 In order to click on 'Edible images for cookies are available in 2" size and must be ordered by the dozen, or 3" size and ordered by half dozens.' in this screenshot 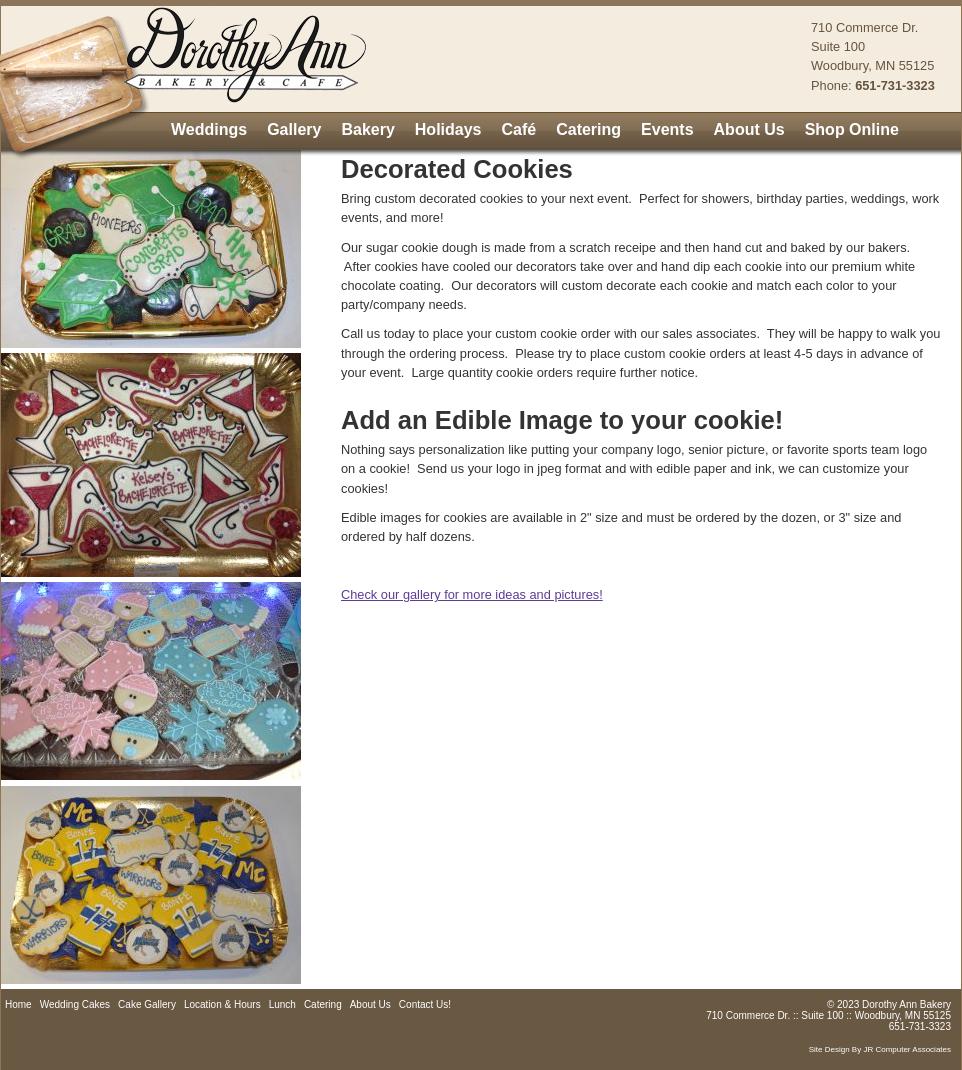, I will do `click(619, 526)`.